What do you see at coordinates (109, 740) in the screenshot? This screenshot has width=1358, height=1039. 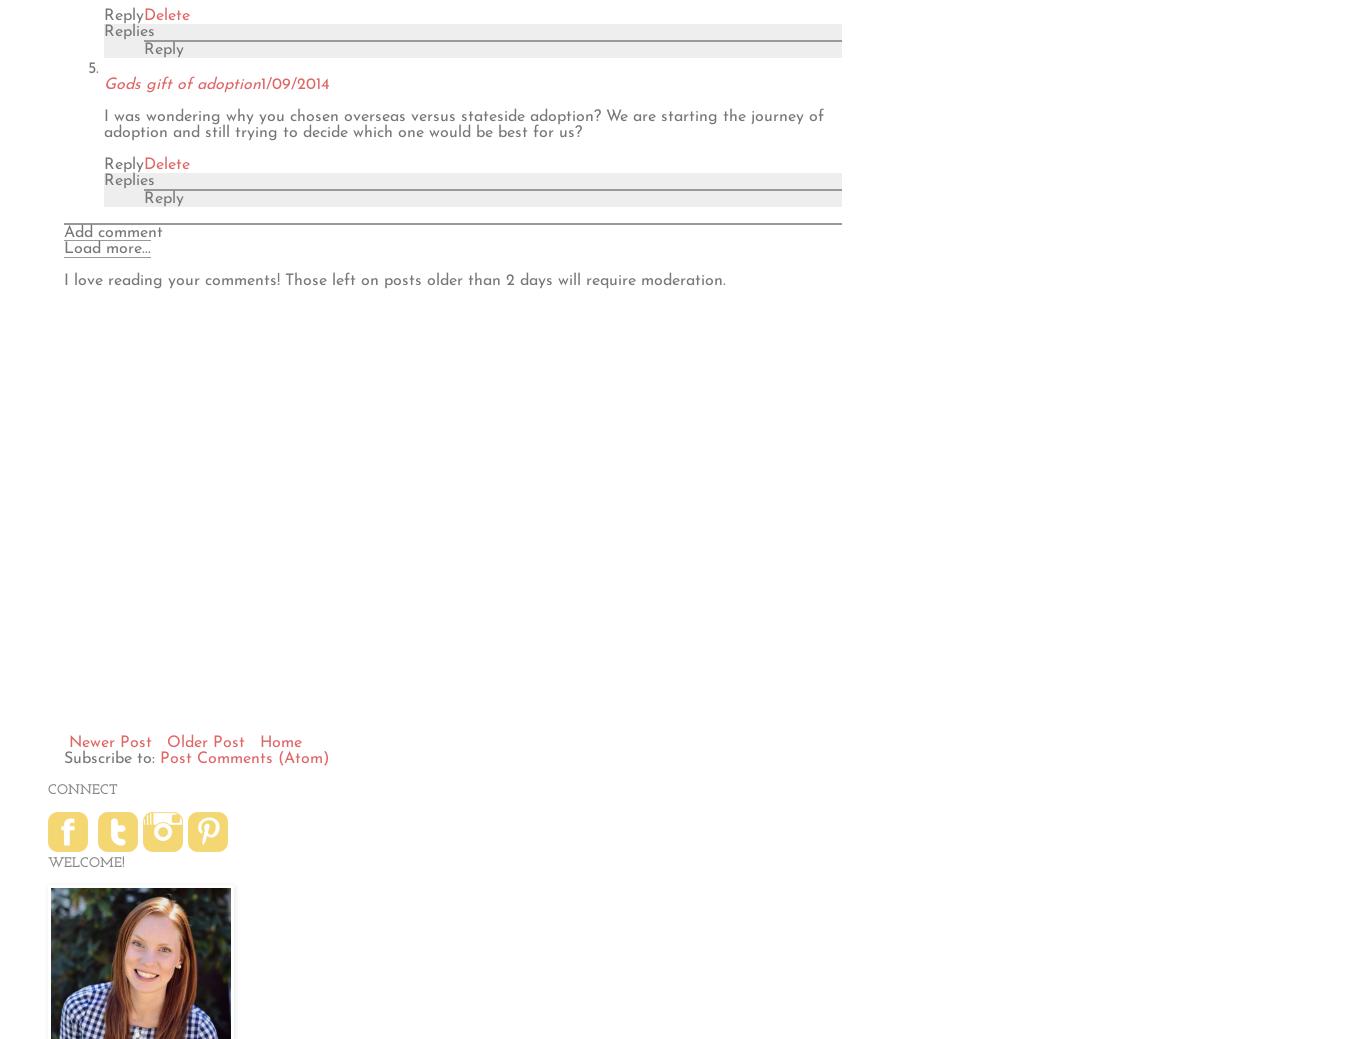 I see `'Newer Post'` at bounding box center [109, 740].